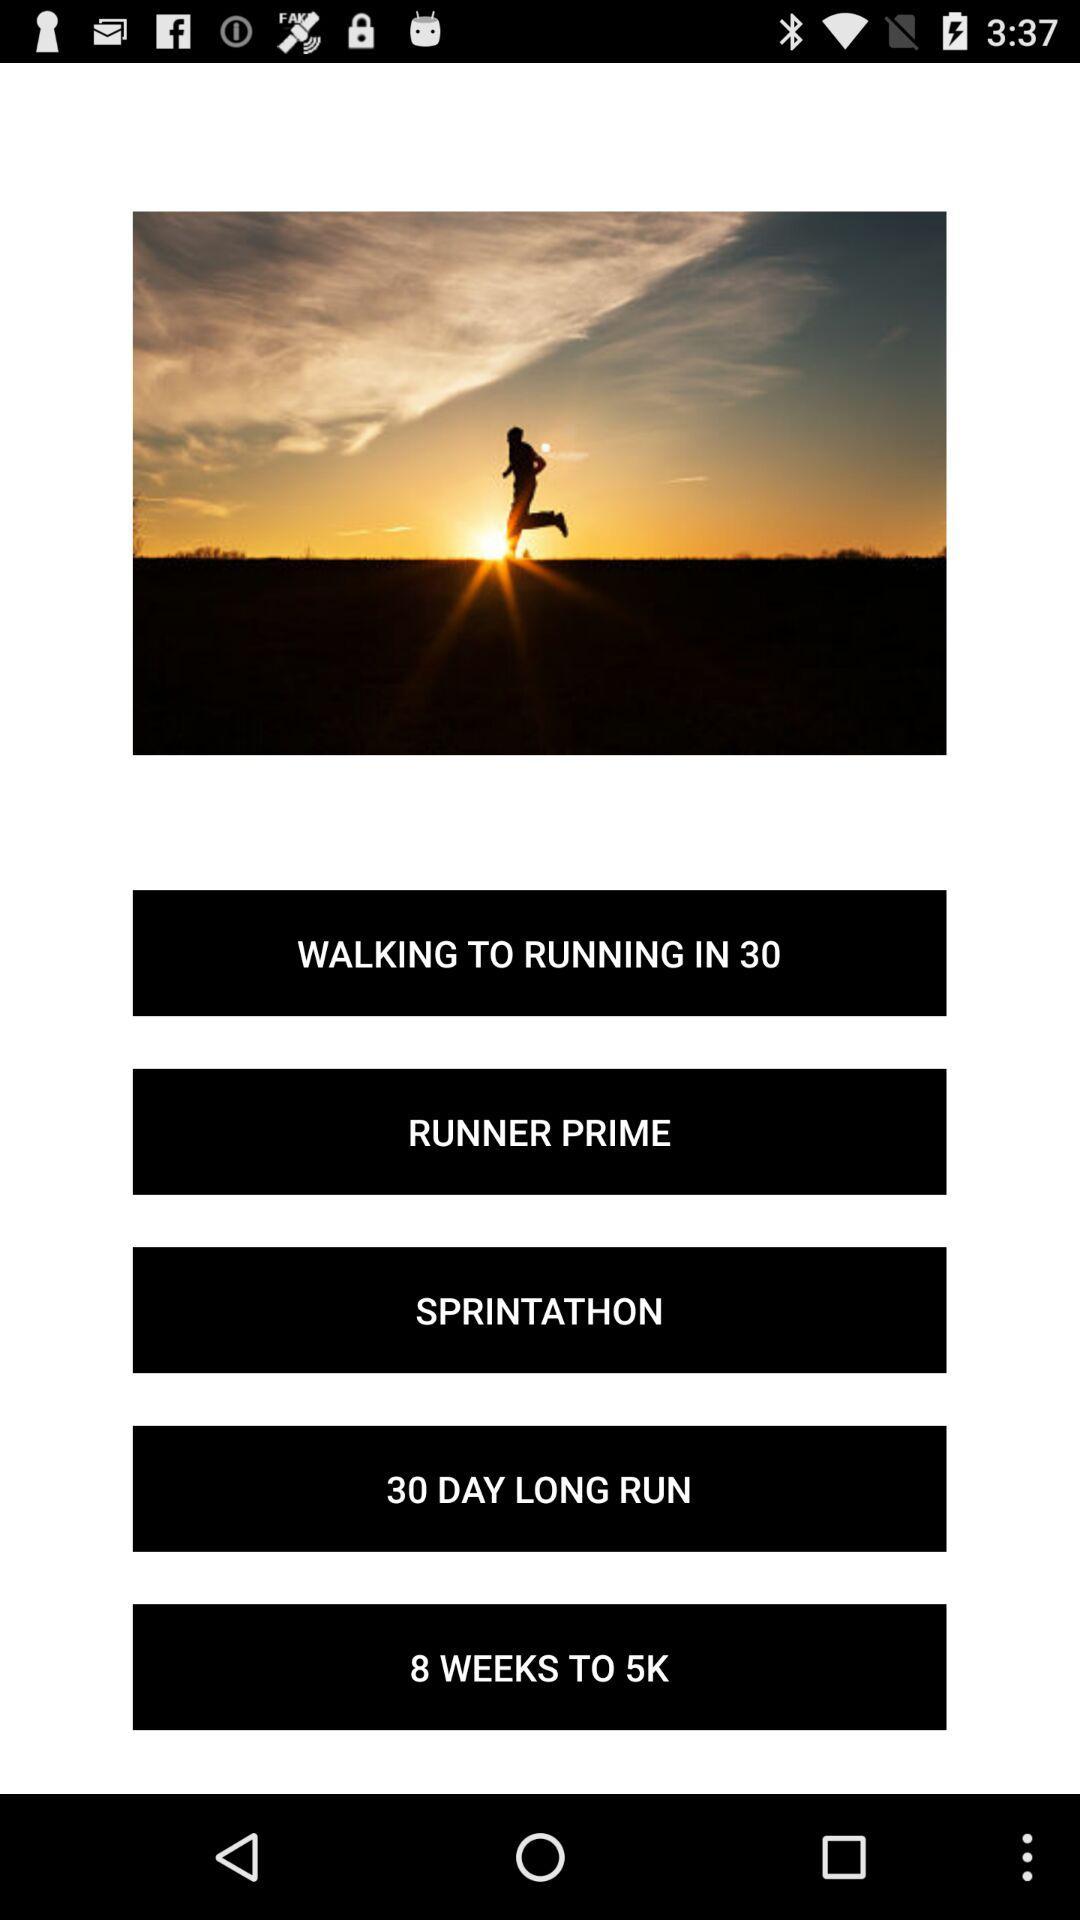 This screenshot has height=1920, width=1080. I want to click on the button below the walking to running button, so click(538, 1131).